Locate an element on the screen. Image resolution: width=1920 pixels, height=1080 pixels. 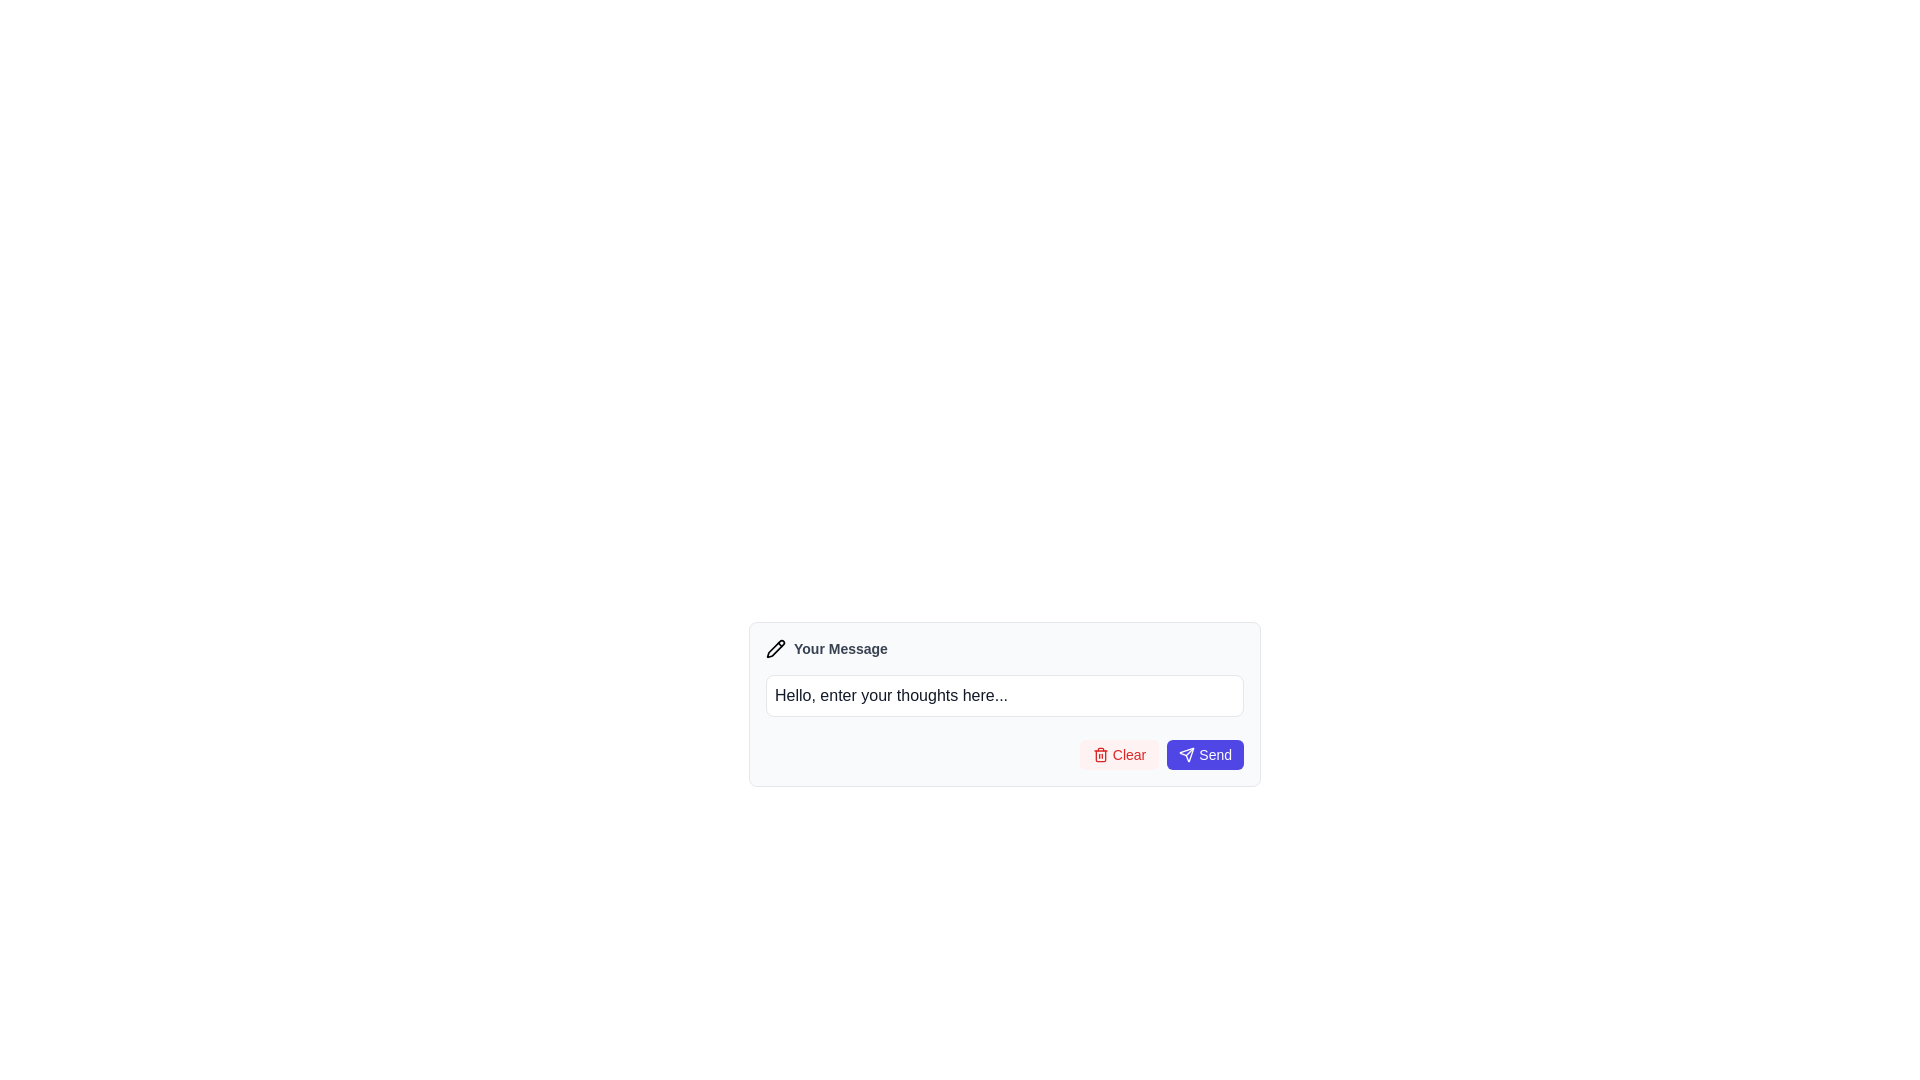
the label that indicates where the user can input their message, positioned to the right of a pencil icon, above the corresponding textarea is located at coordinates (840, 648).